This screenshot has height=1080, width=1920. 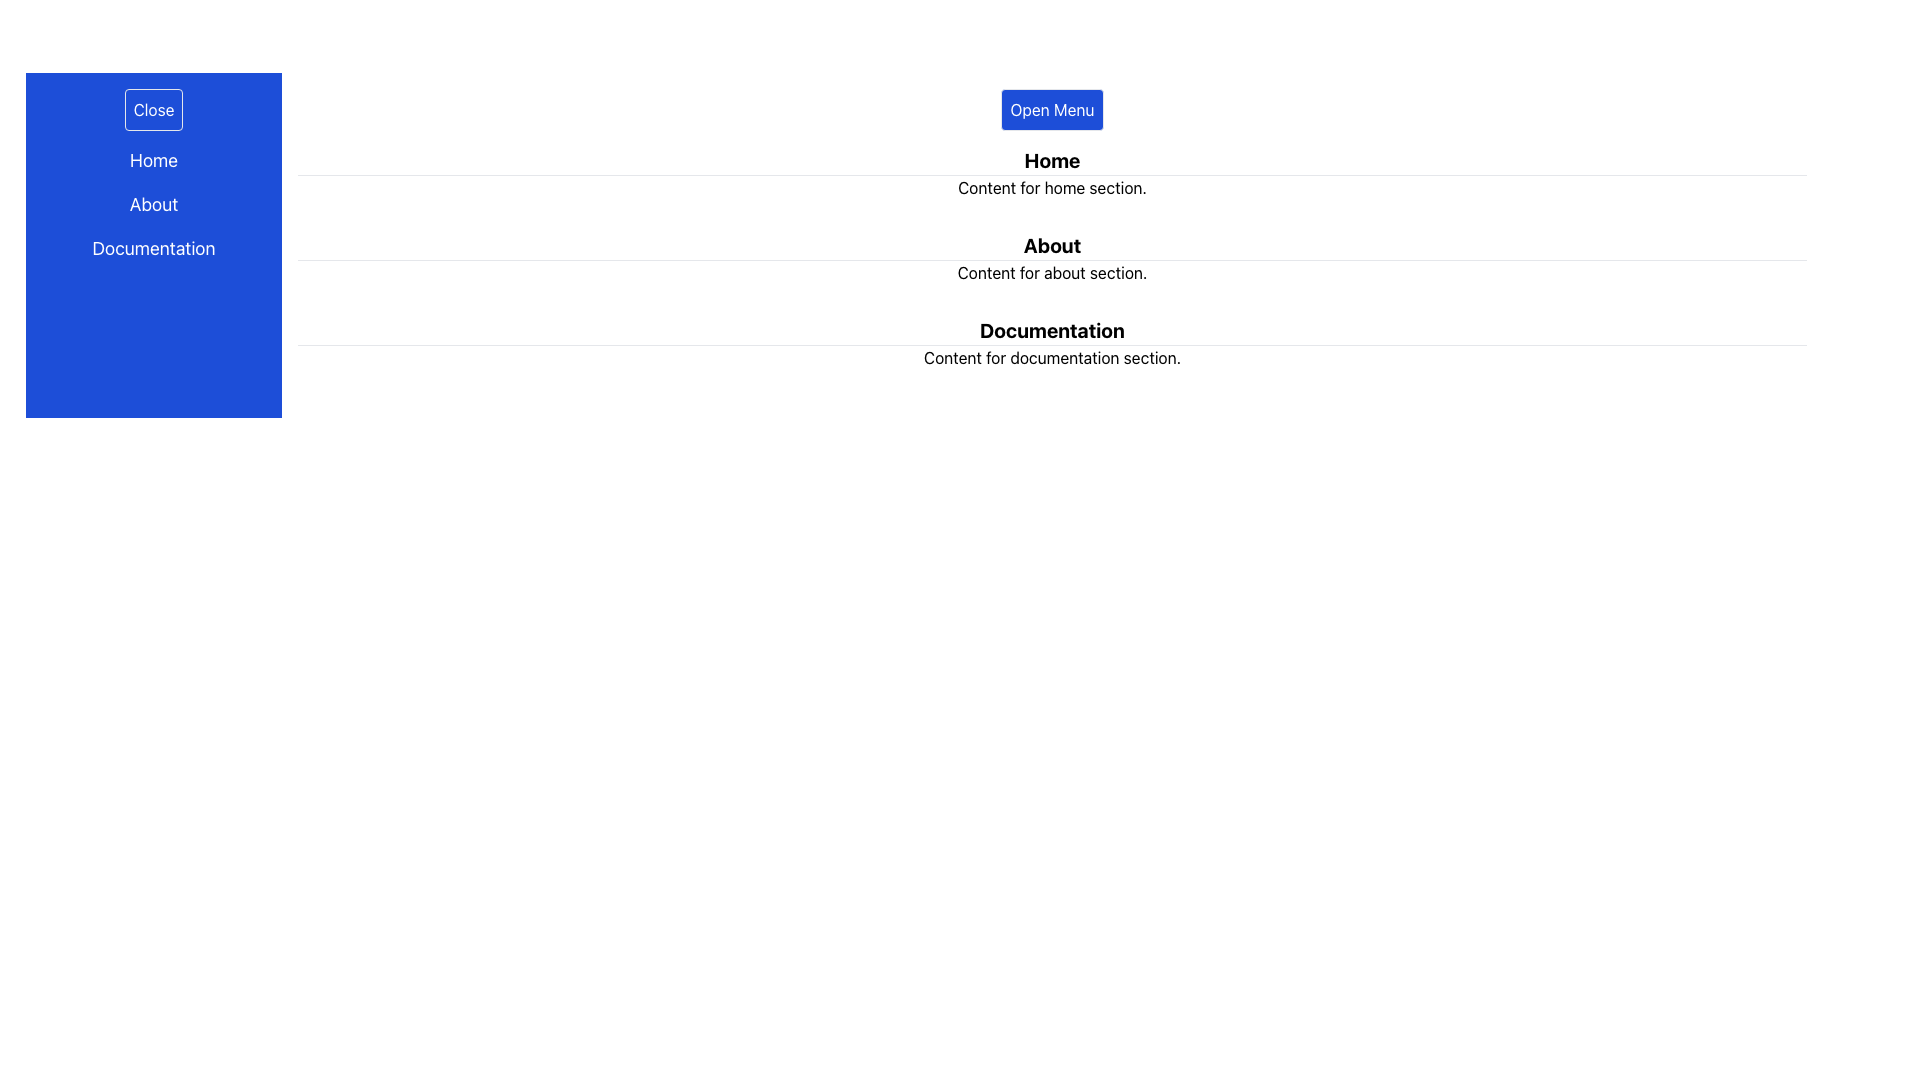 I want to click on the 'Close' button with a blue background and rounded edges, so click(x=152, y=110).